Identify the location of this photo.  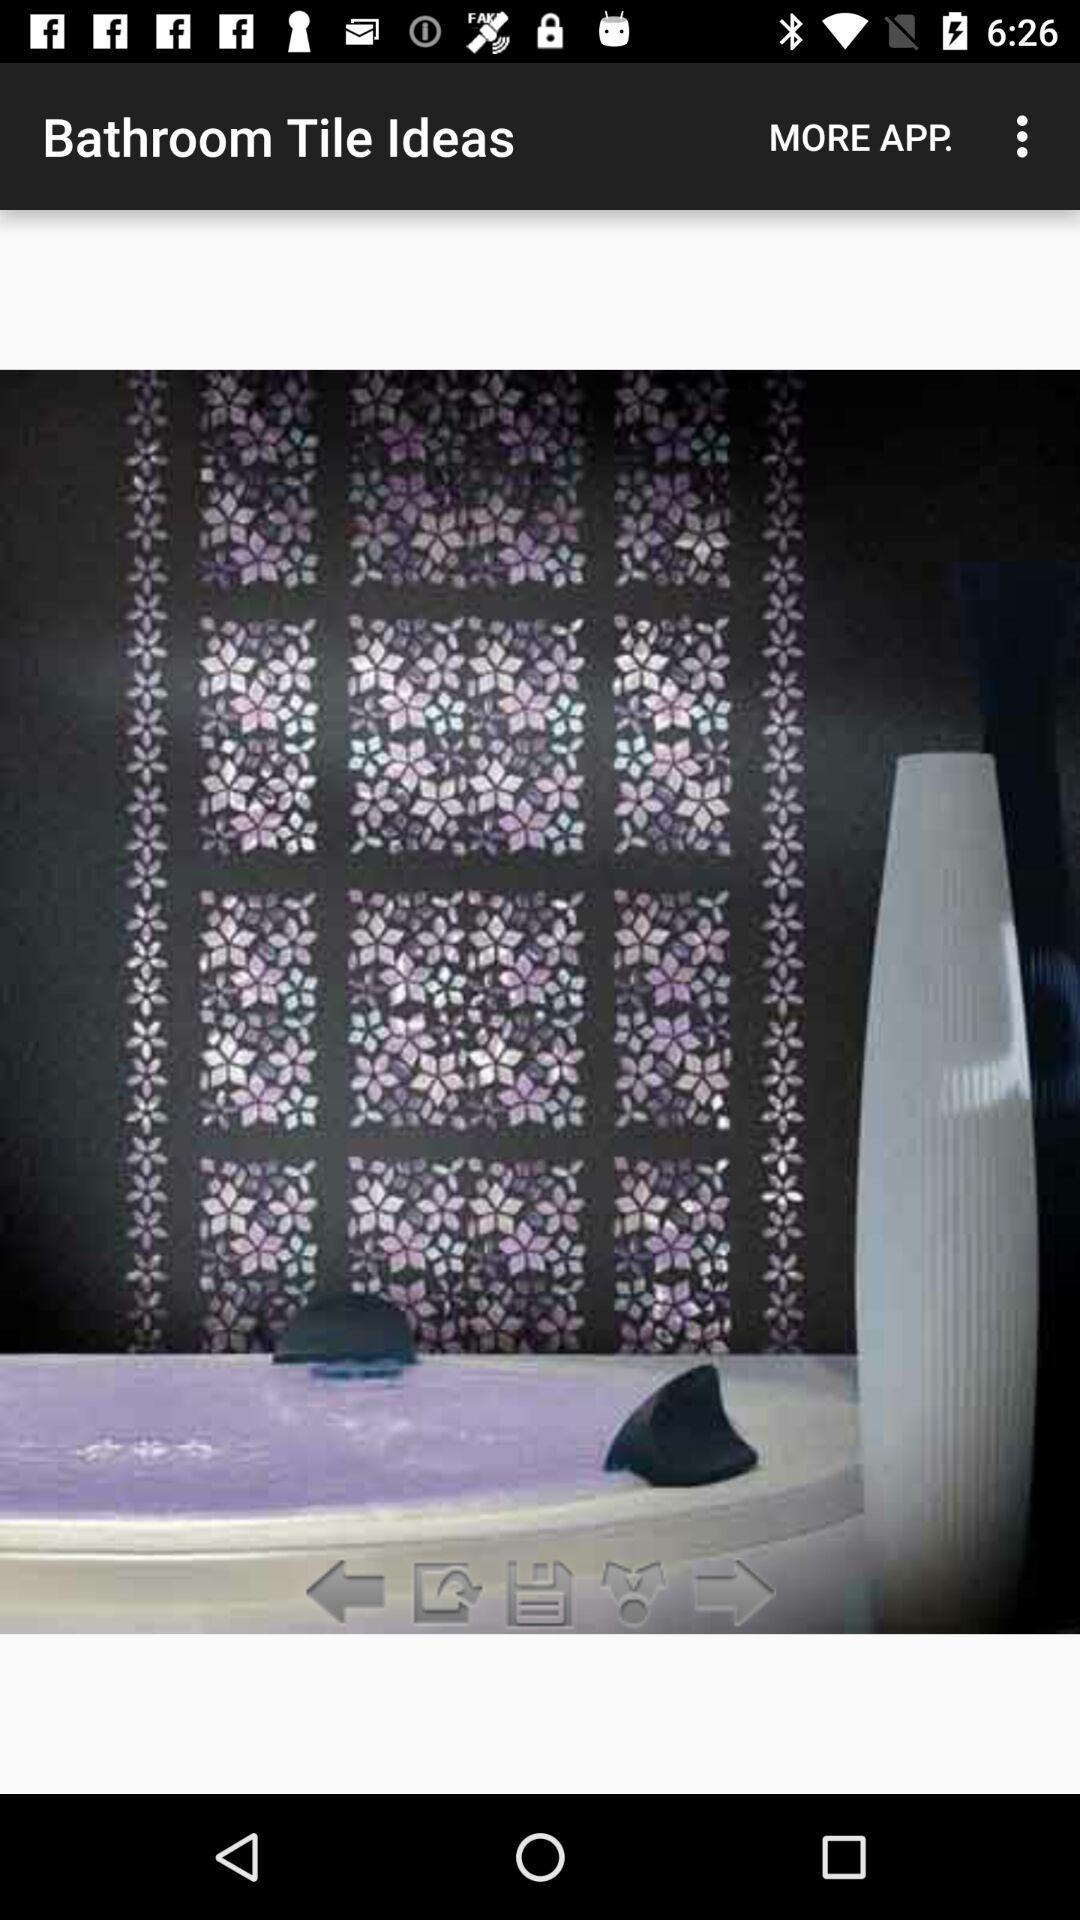
(540, 1593).